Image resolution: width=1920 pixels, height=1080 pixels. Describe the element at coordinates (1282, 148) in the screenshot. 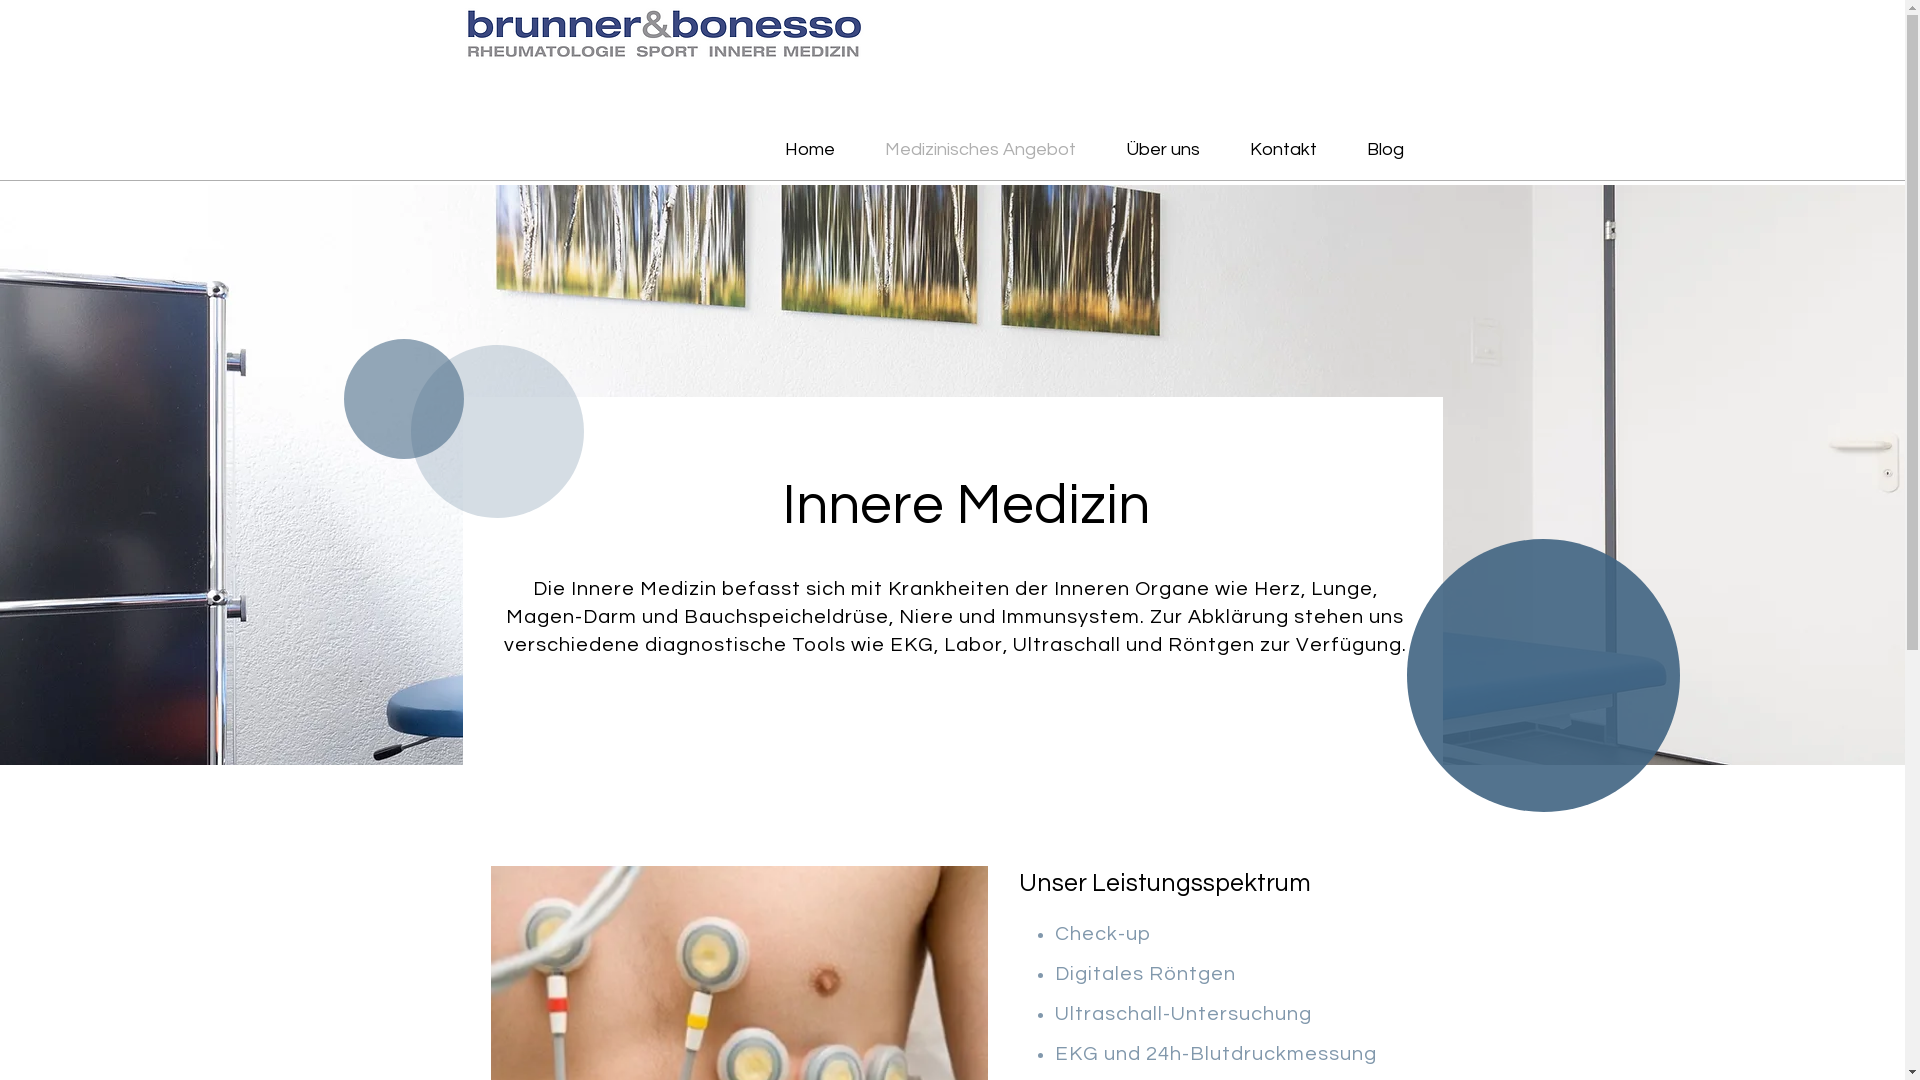

I see `'Kontakt'` at that location.